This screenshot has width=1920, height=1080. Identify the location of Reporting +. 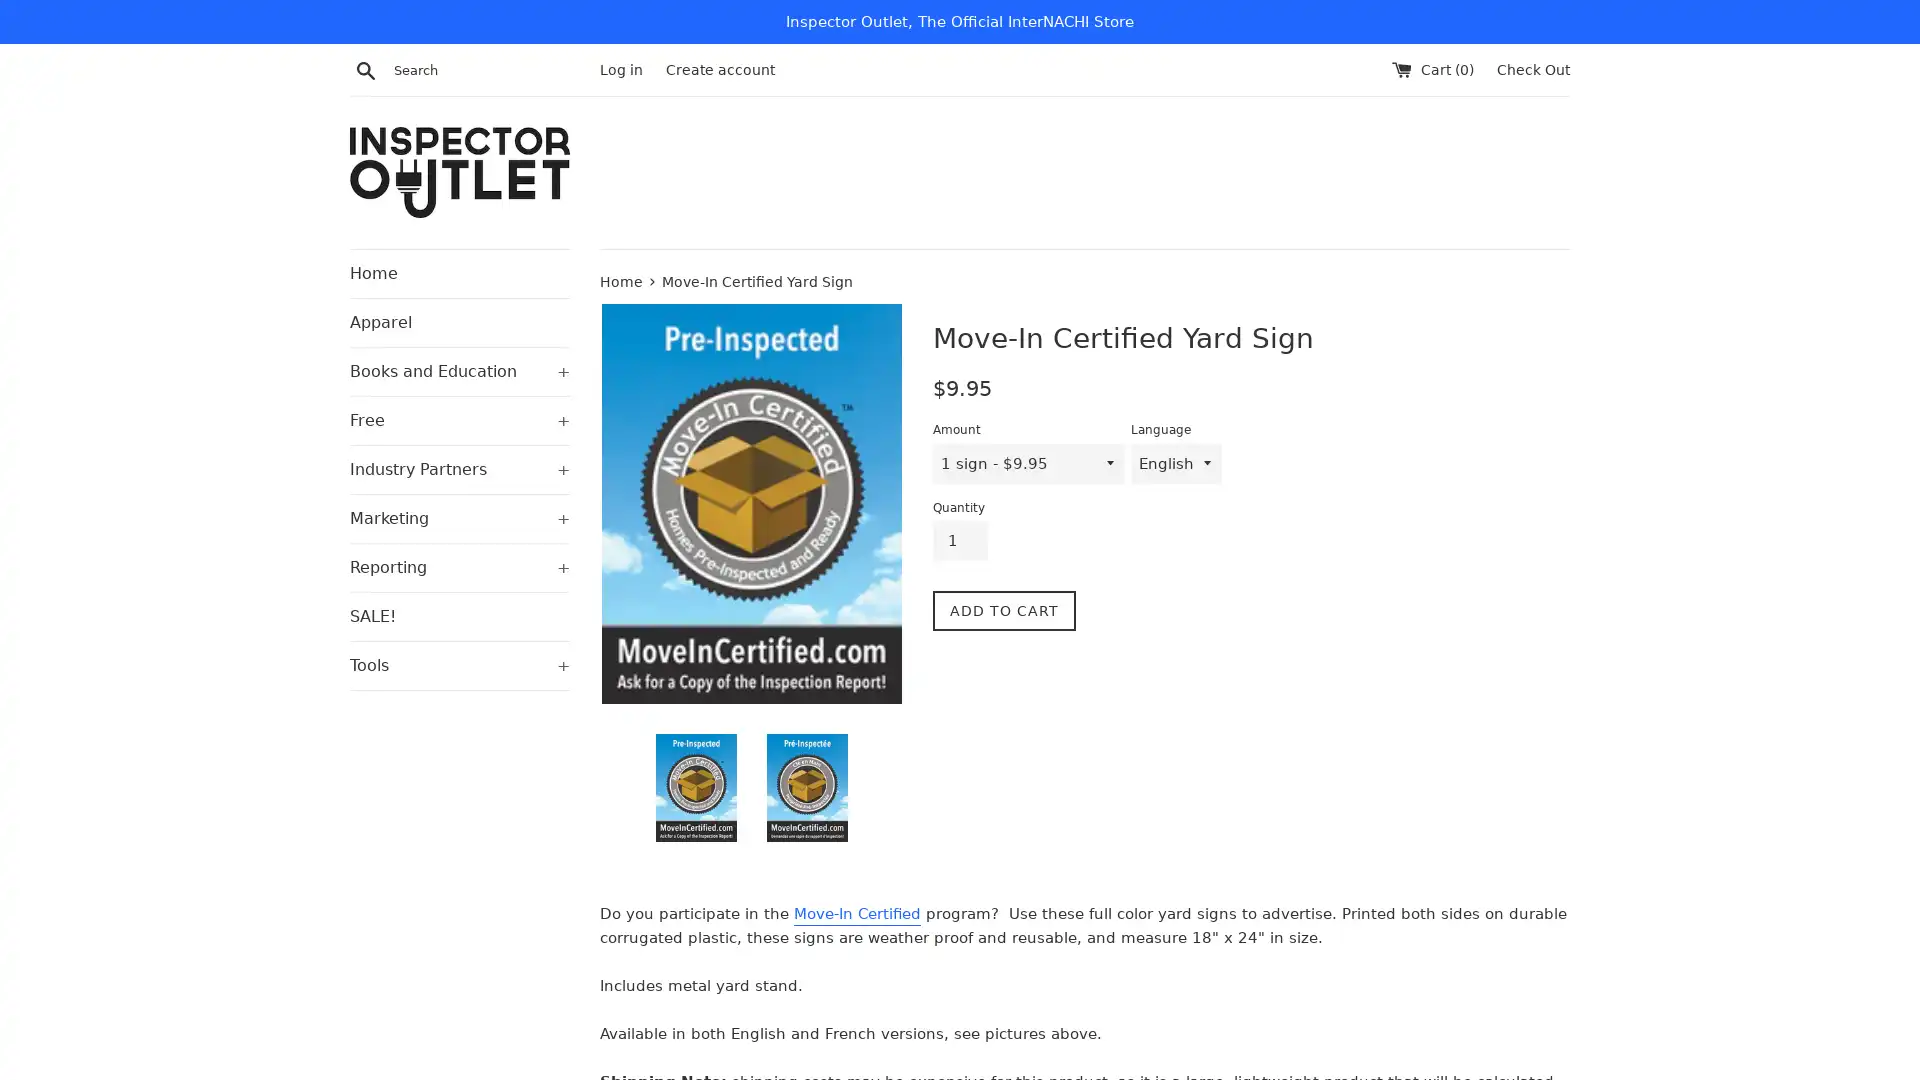
(459, 567).